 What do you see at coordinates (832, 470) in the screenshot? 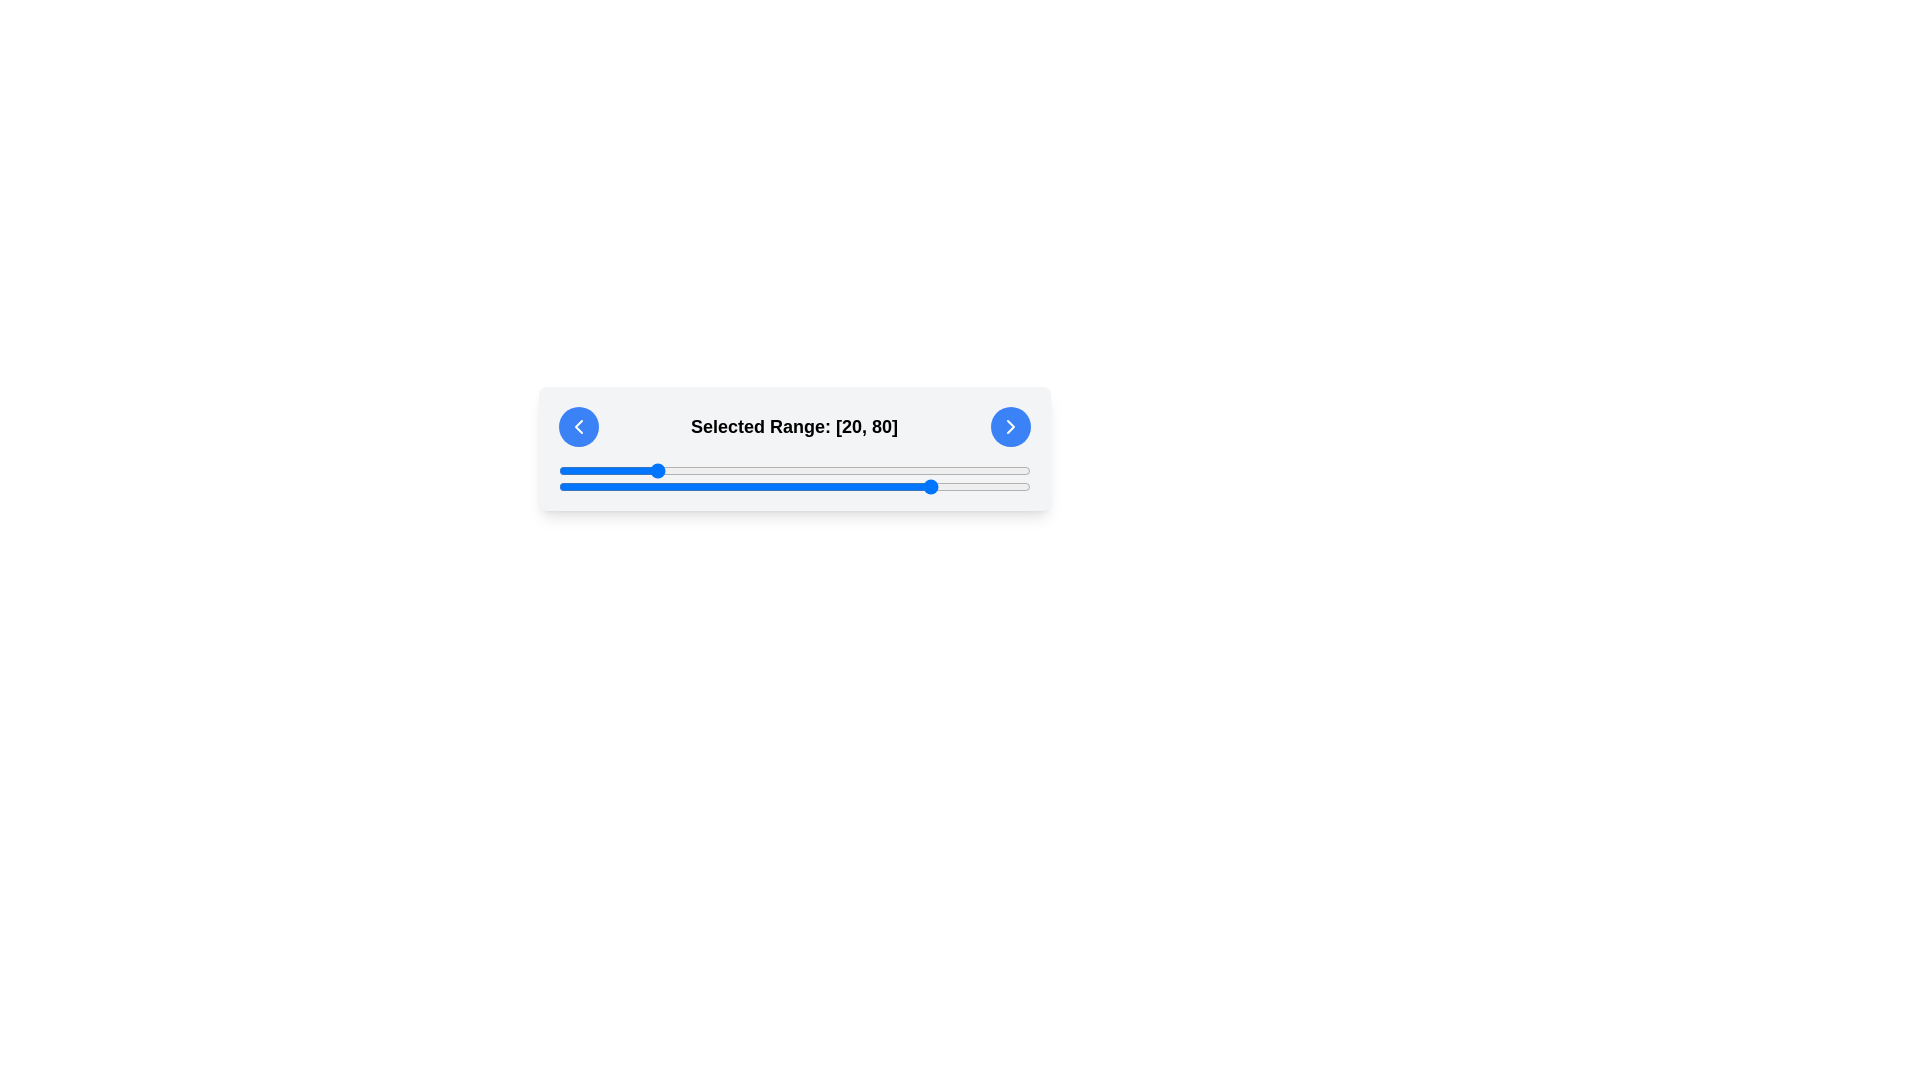
I see `slider value` at bounding box center [832, 470].